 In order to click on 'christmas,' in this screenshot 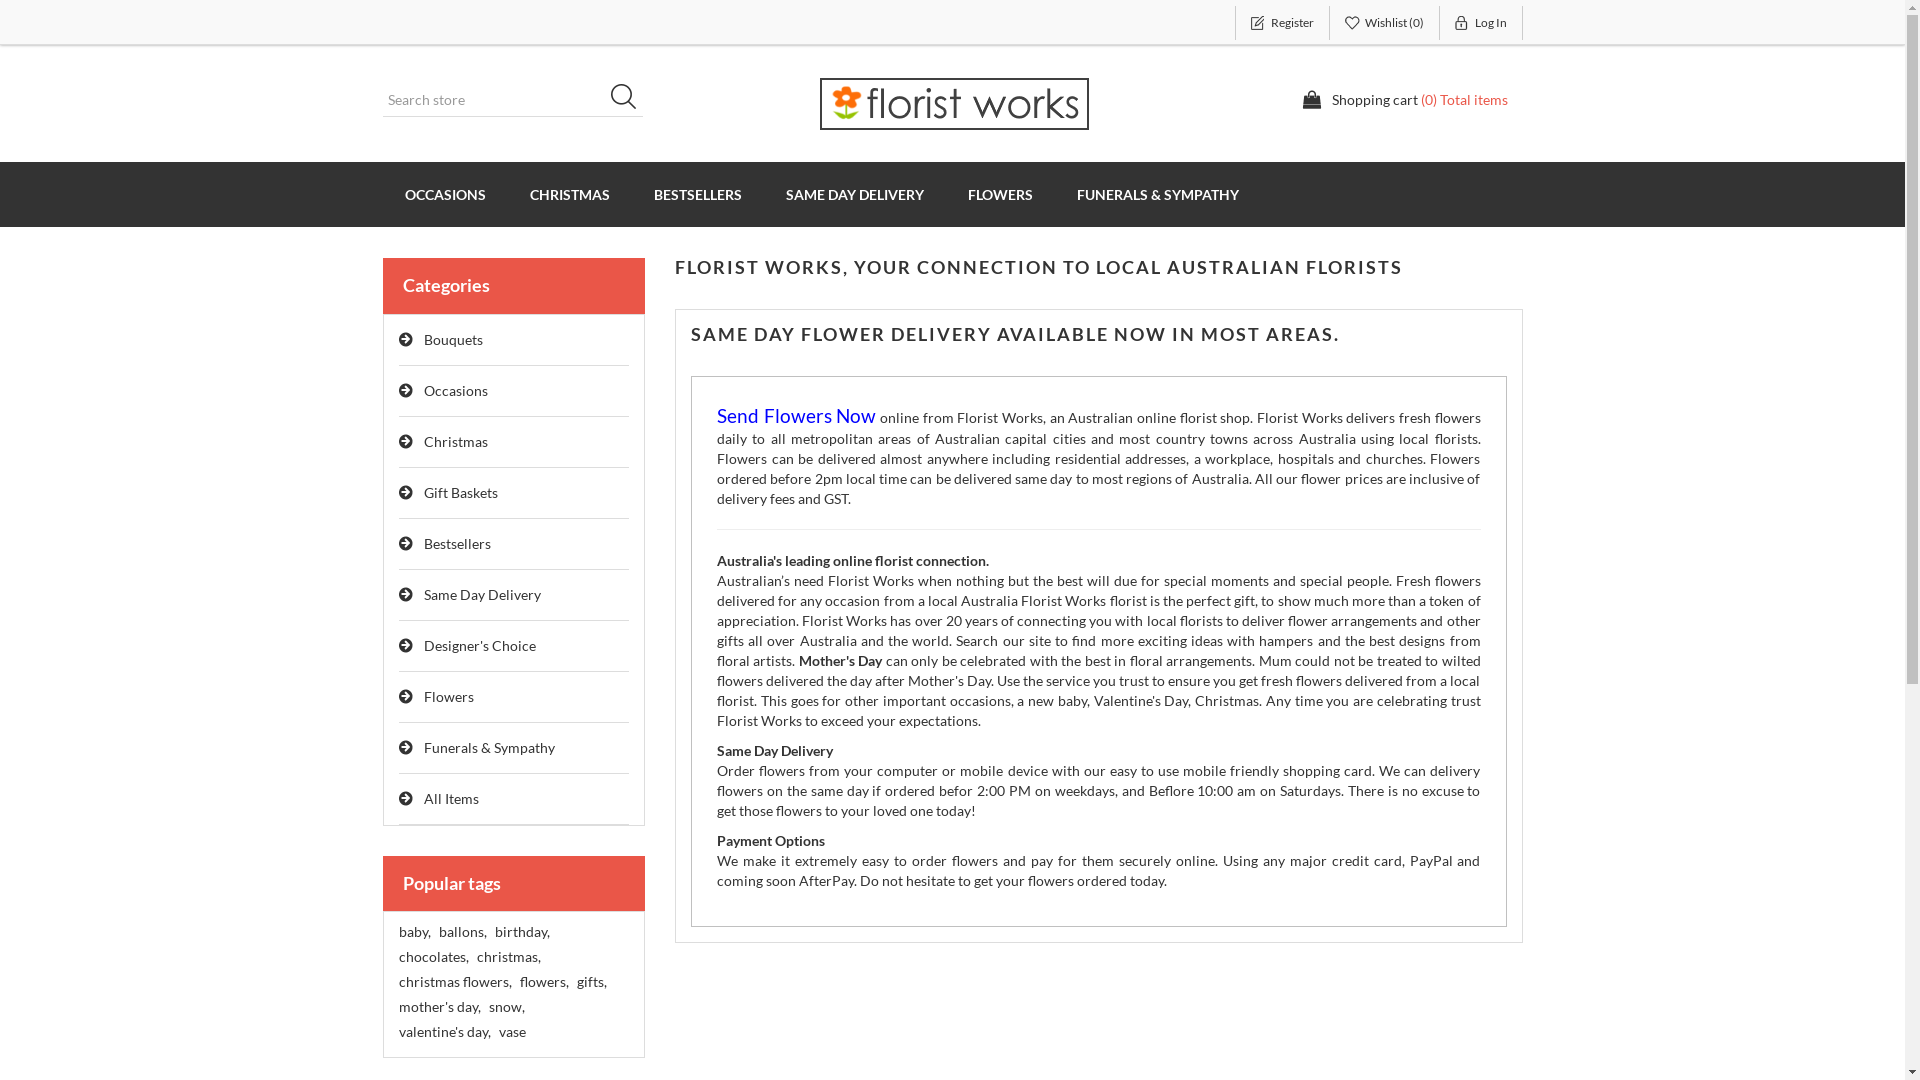, I will do `click(508, 955)`.